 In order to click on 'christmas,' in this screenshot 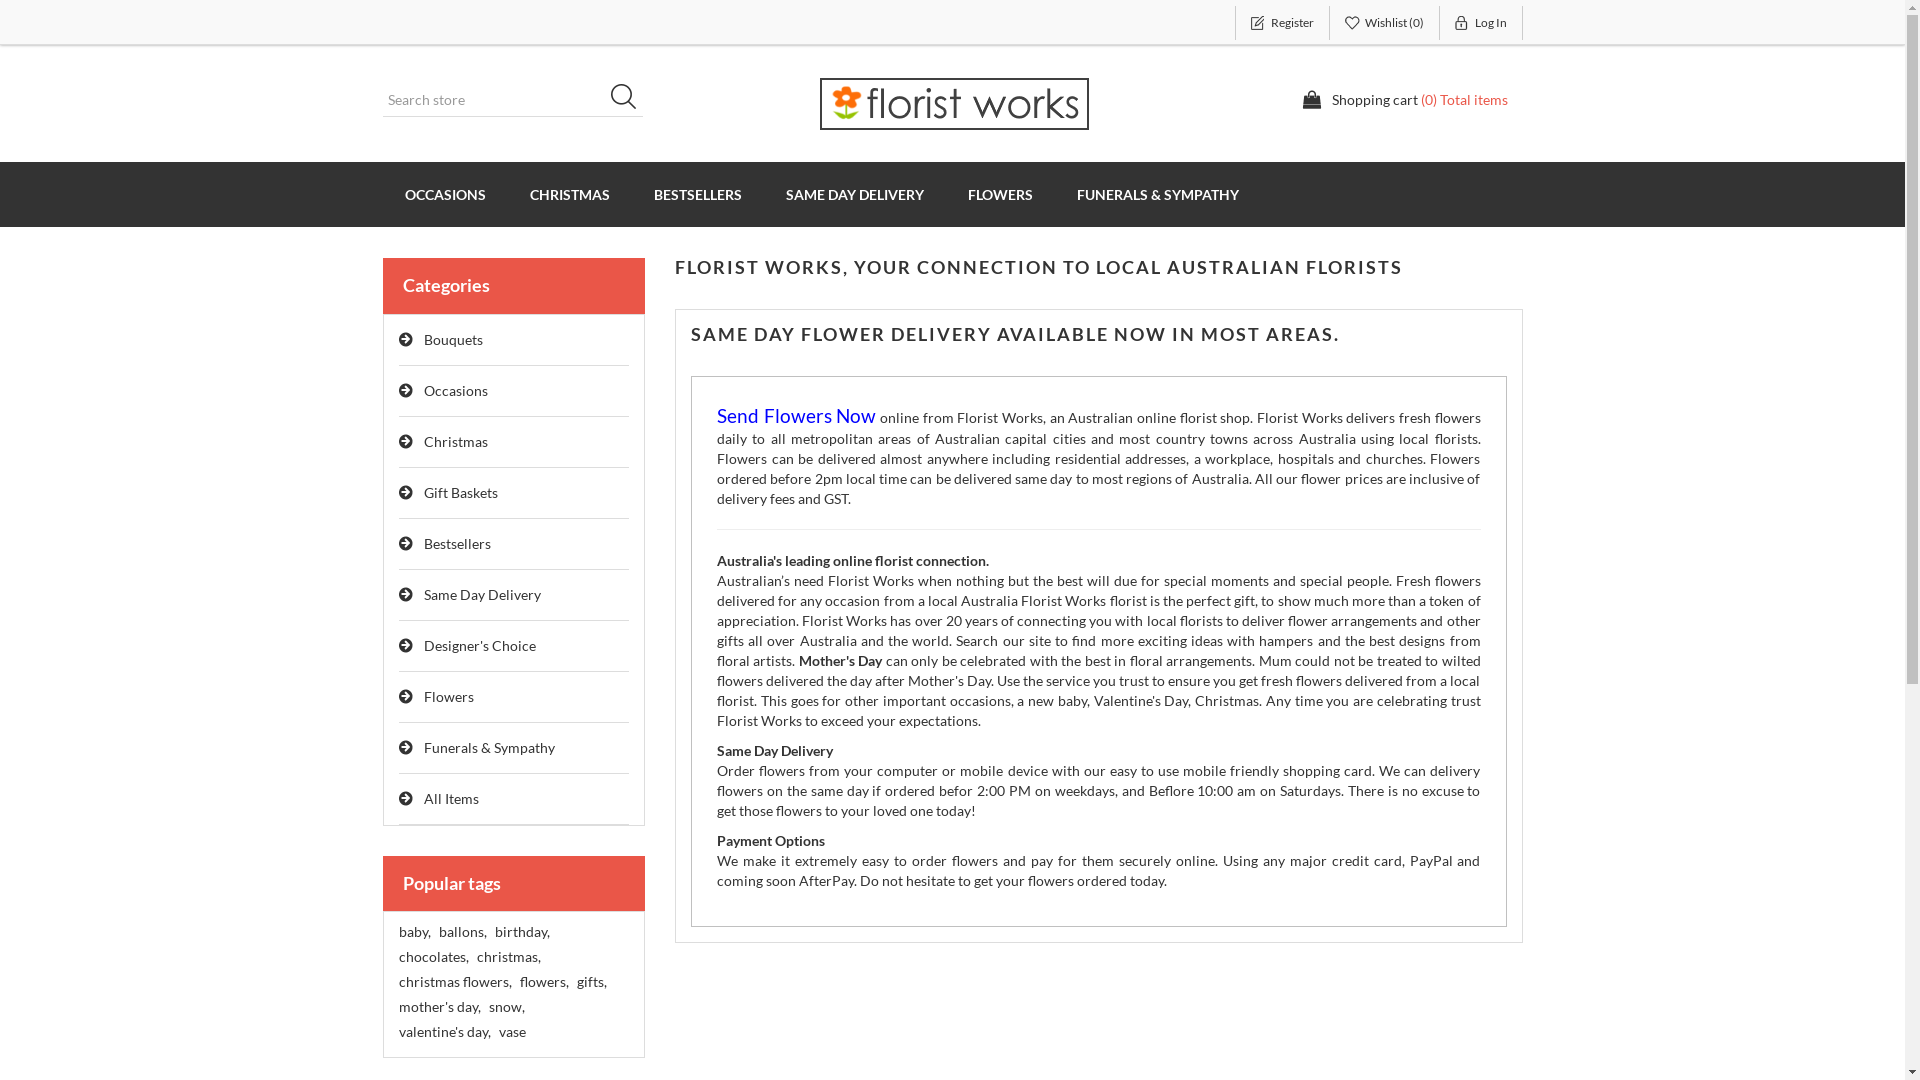, I will do `click(508, 955)`.